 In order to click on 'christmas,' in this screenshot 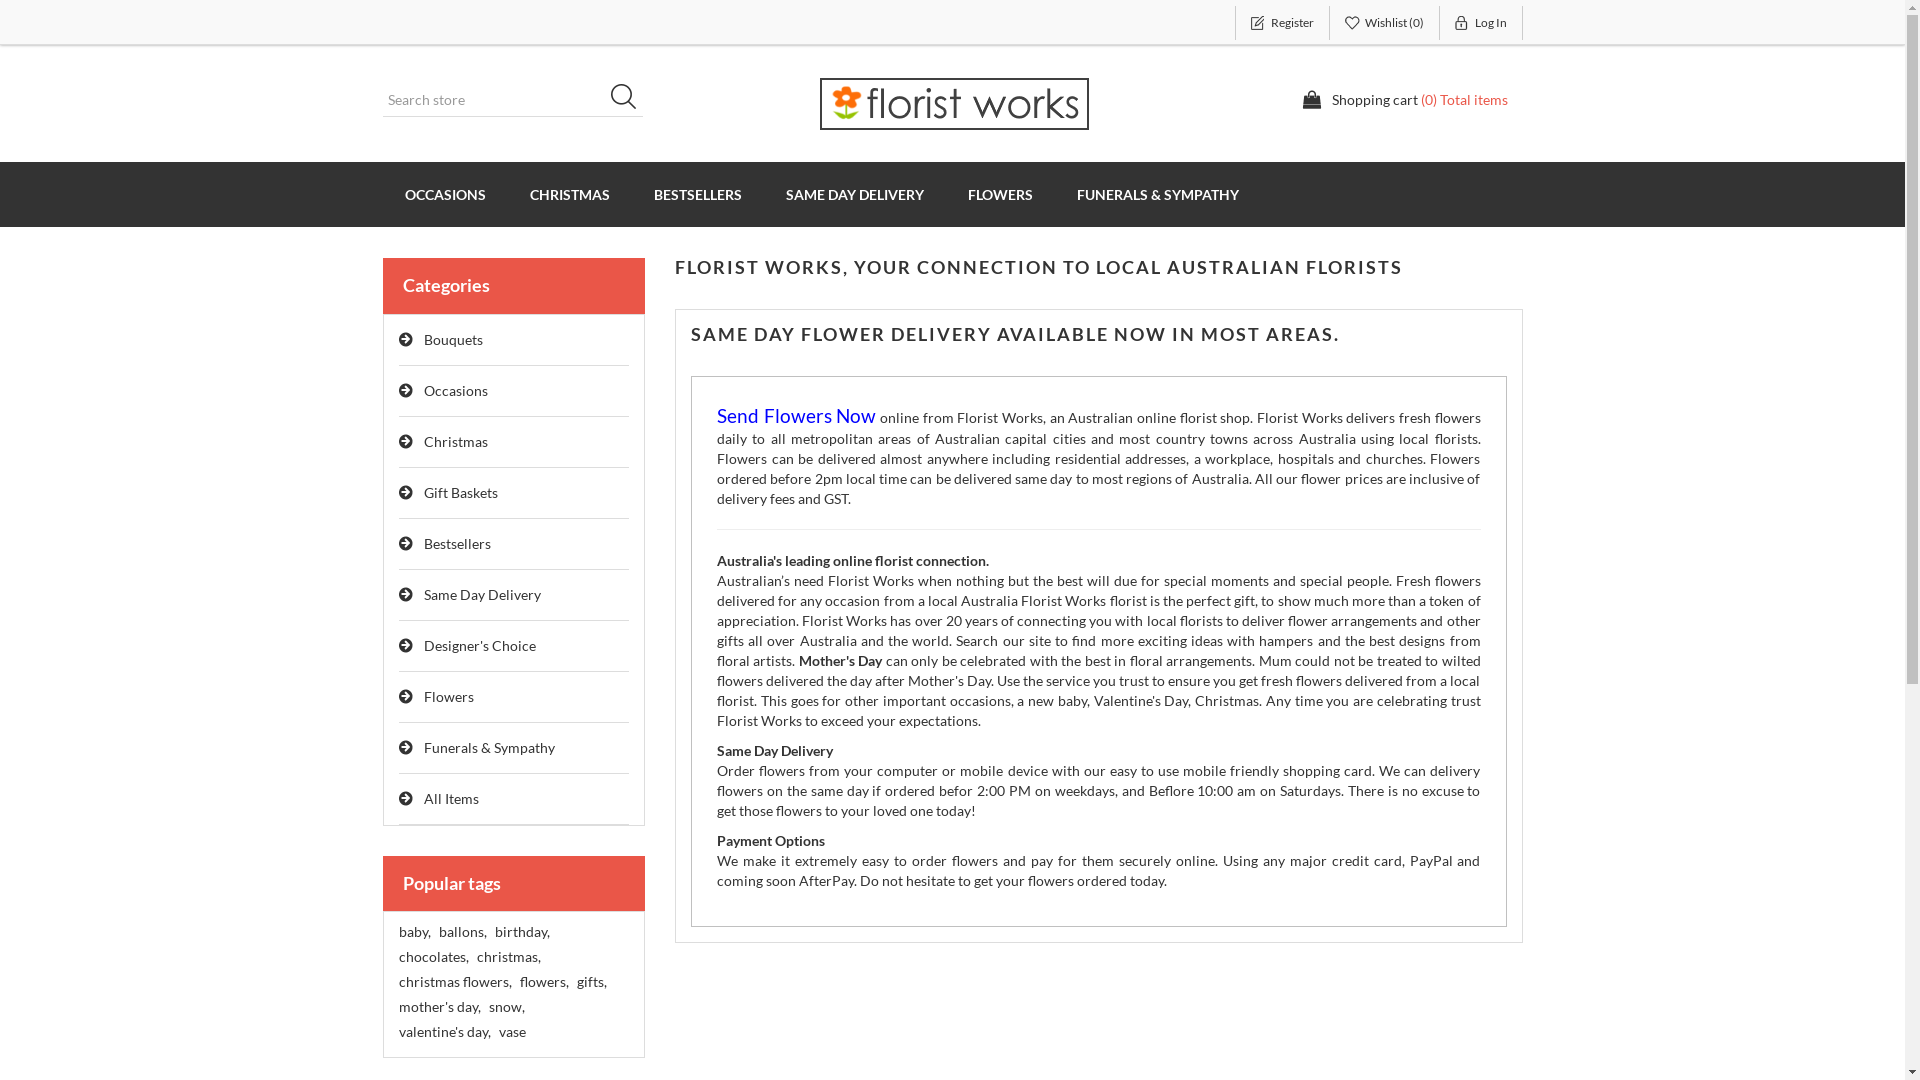, I will do `click(508, 955)`.